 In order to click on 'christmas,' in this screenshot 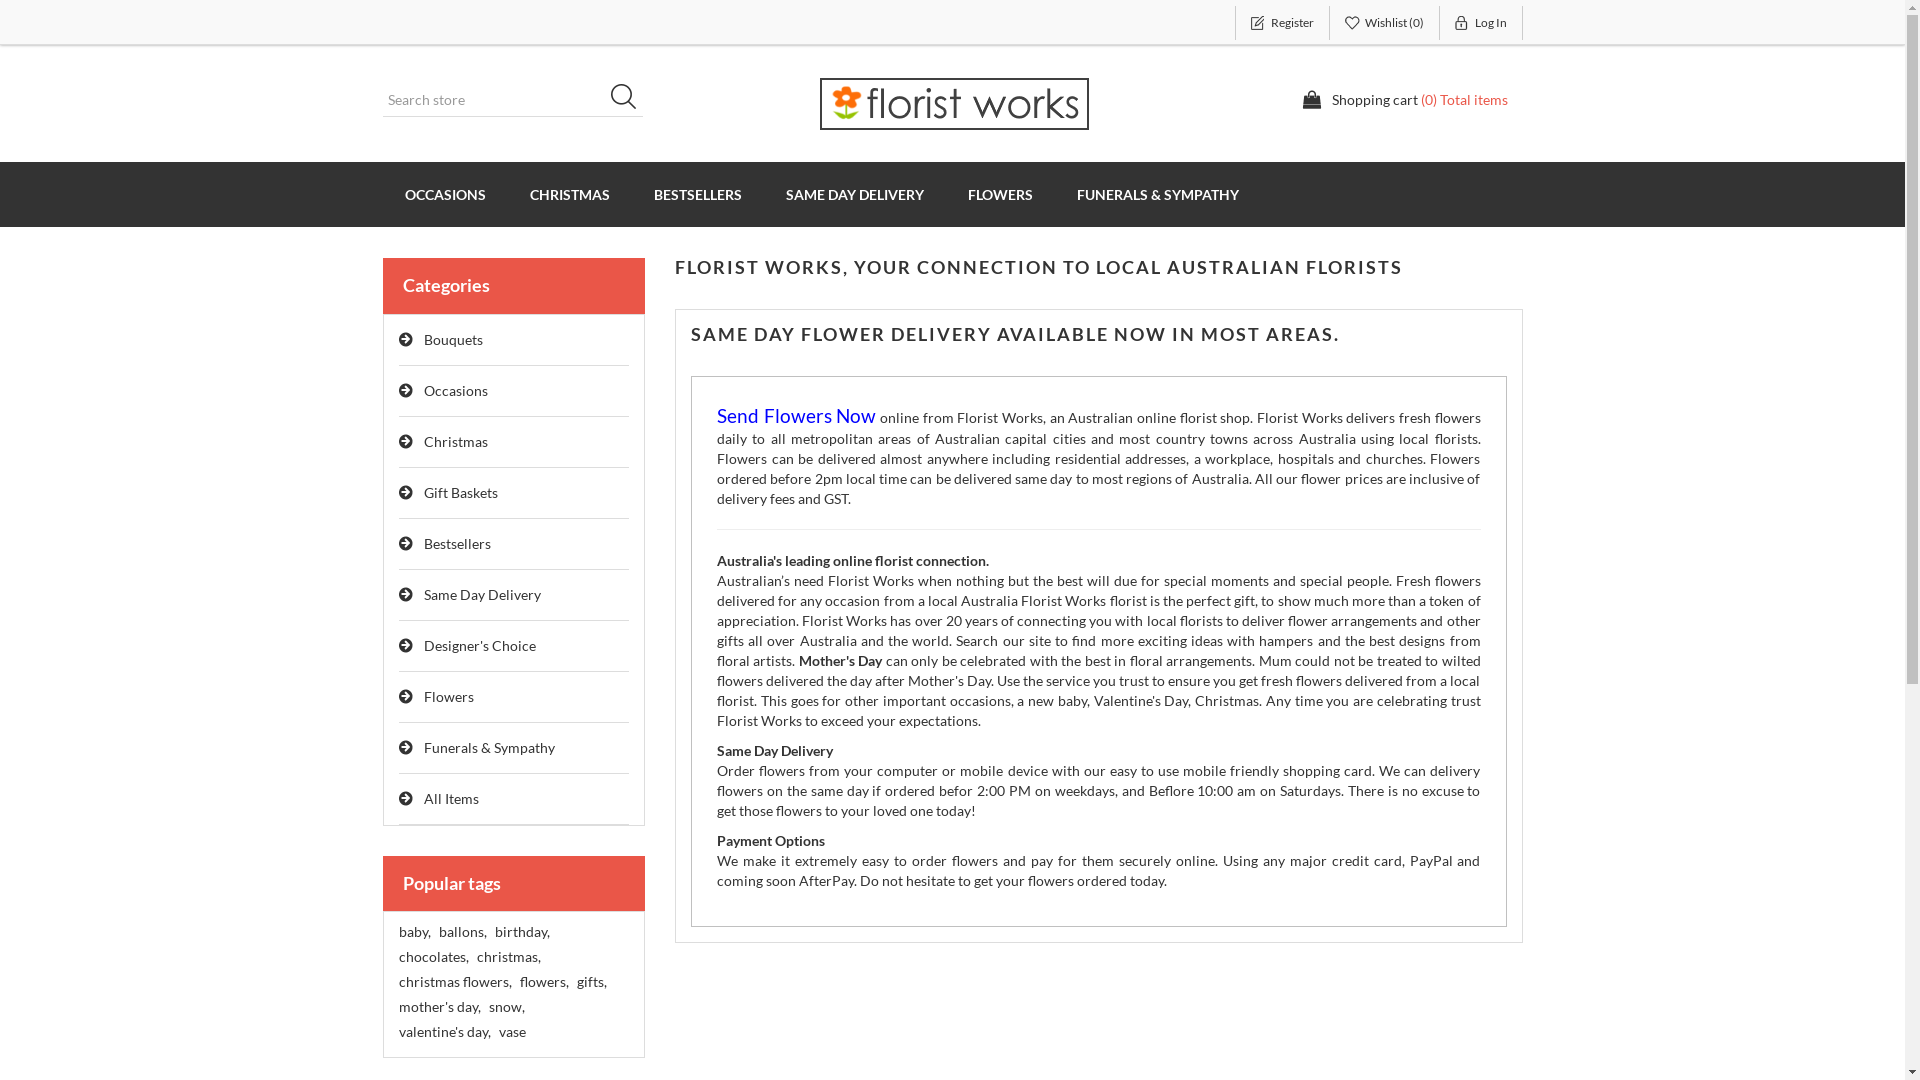, I will do `click(508, 955)`.